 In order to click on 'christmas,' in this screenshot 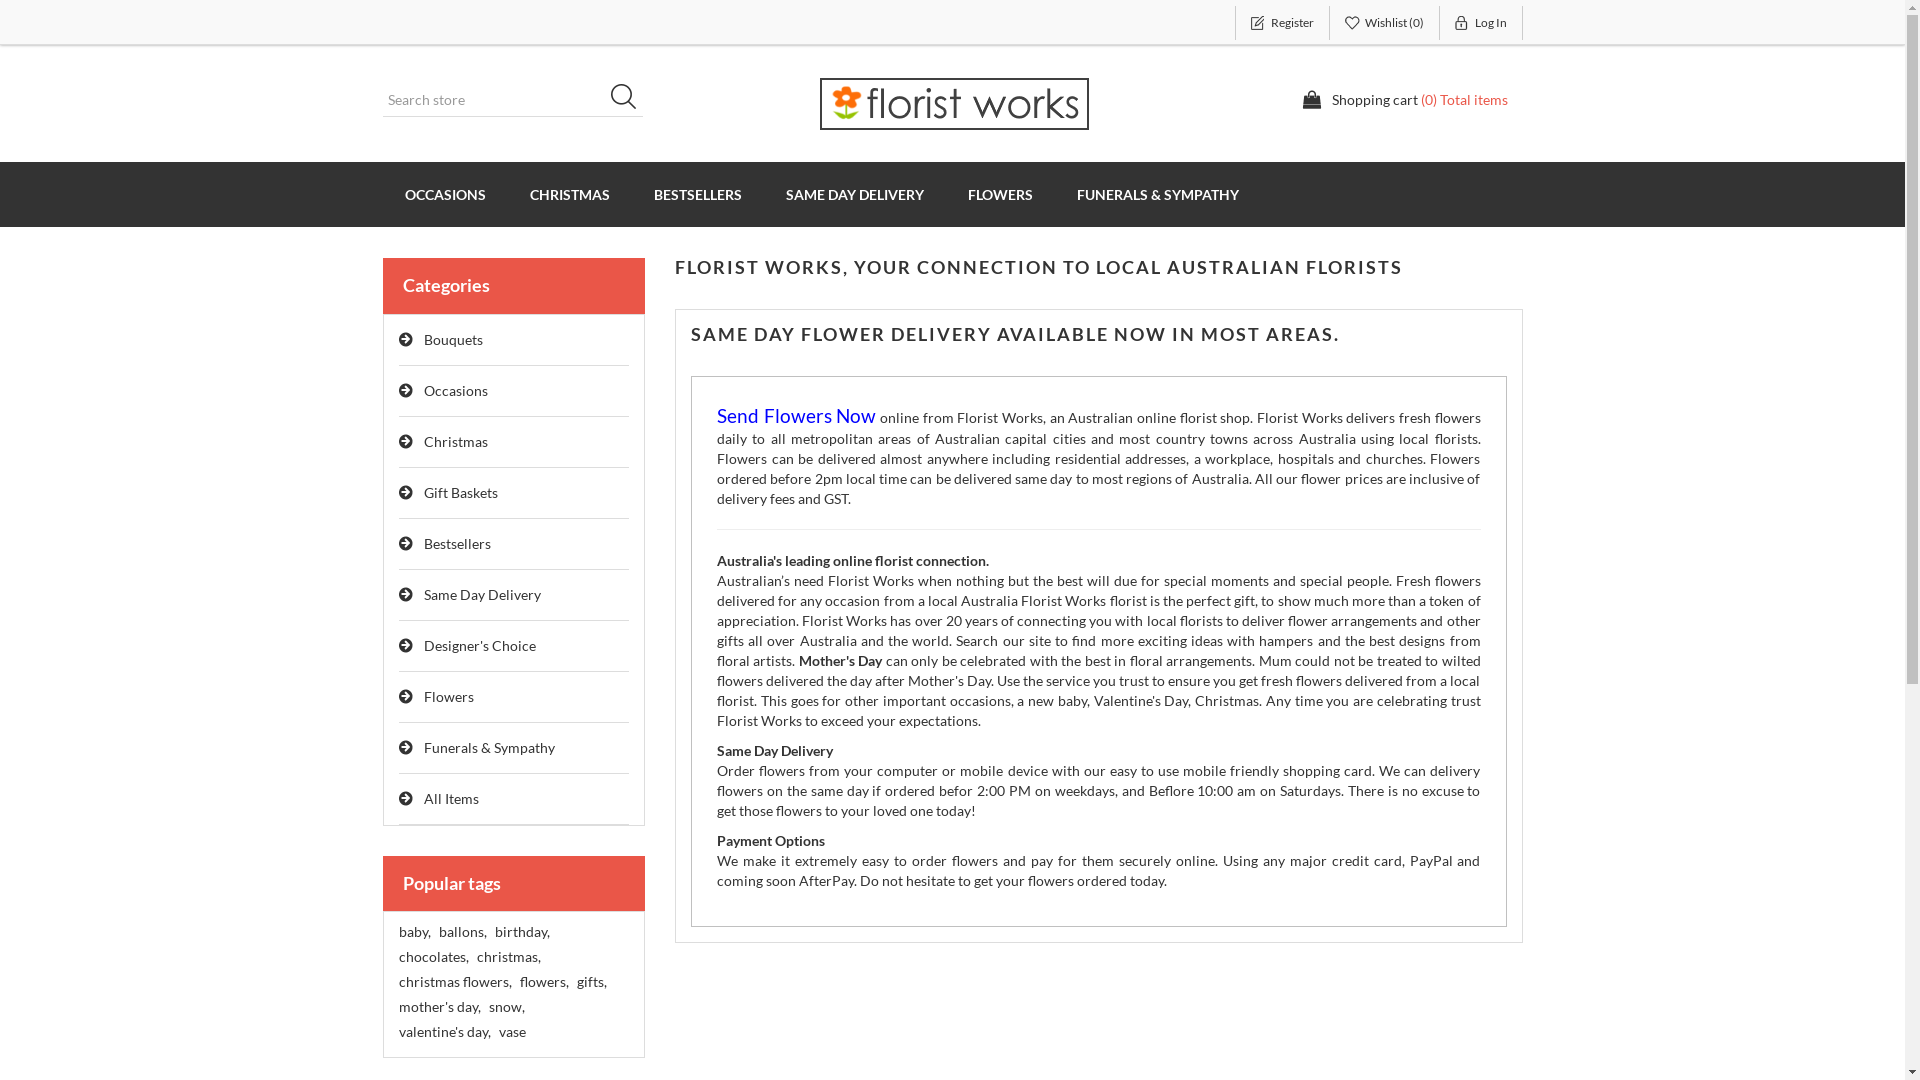, I will do `click(508, 955)`.